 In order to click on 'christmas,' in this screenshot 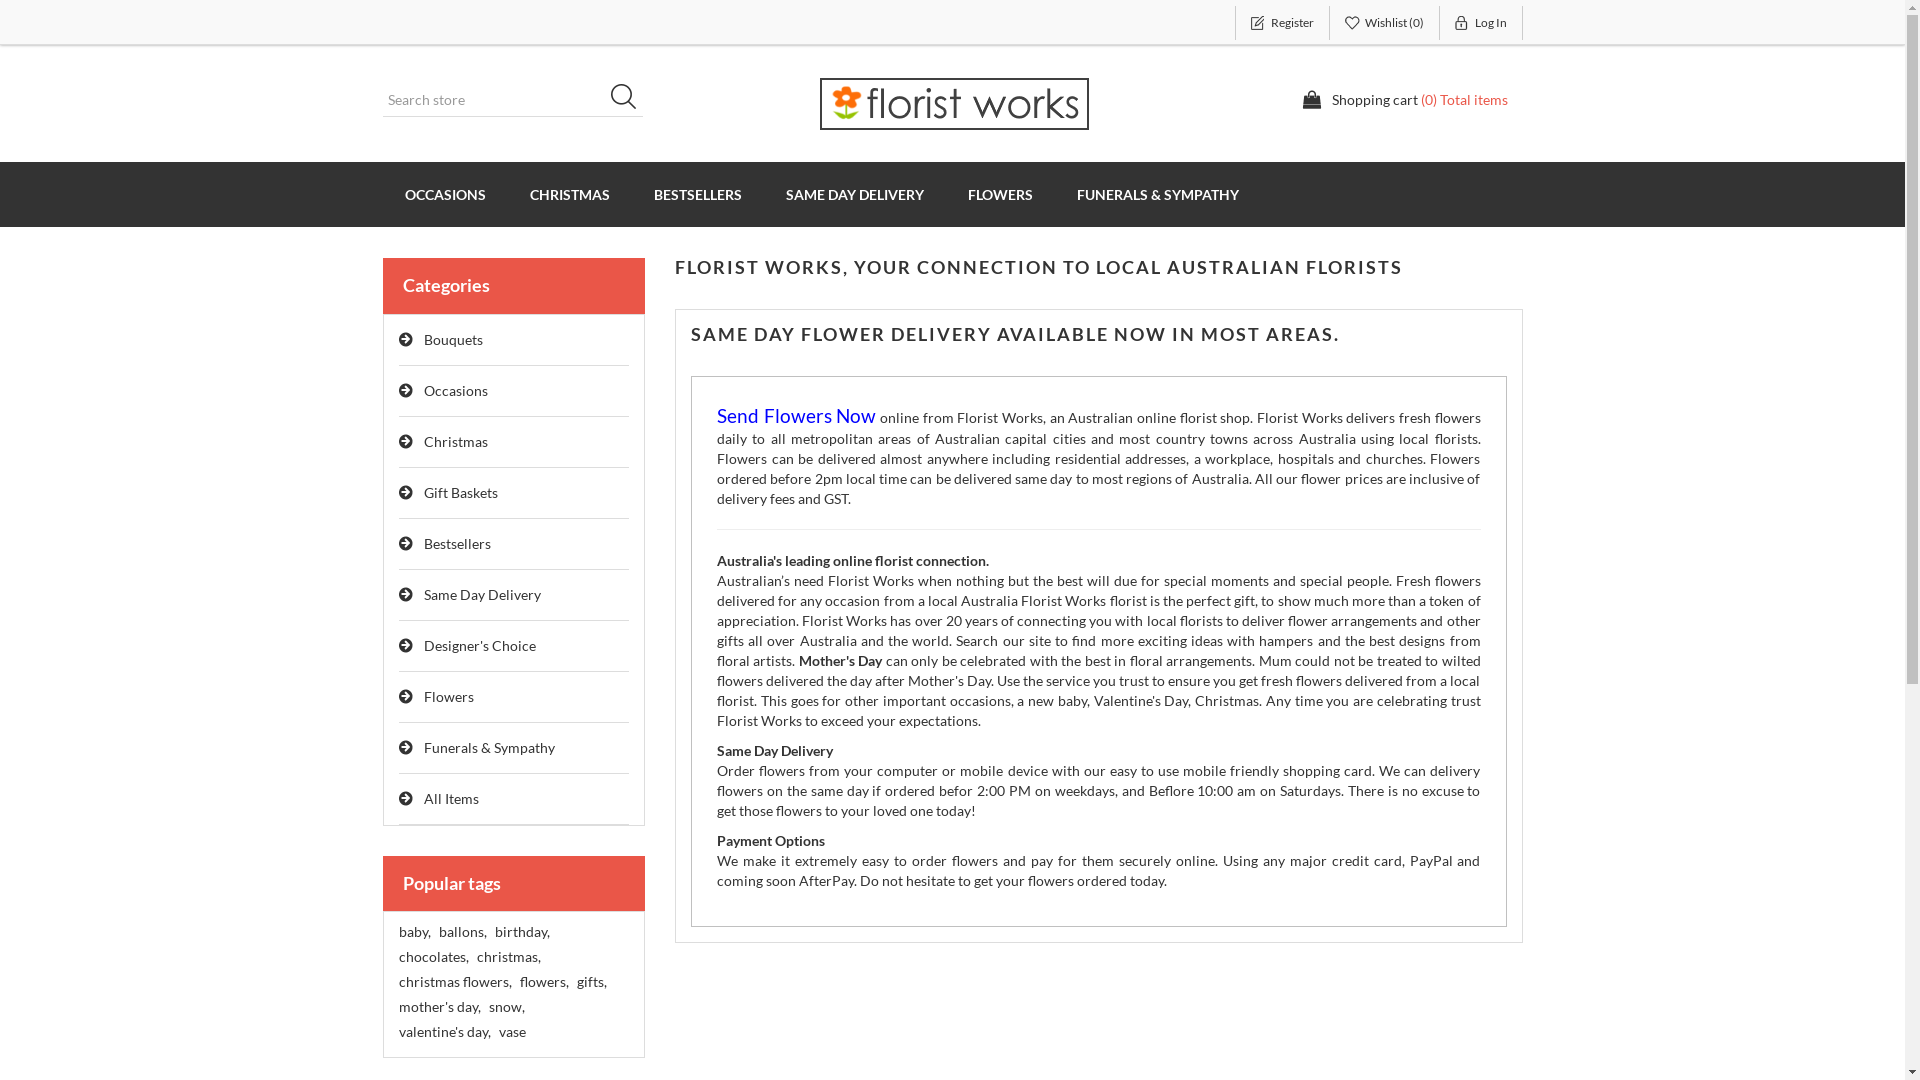, I will do `click(508, 955)`.